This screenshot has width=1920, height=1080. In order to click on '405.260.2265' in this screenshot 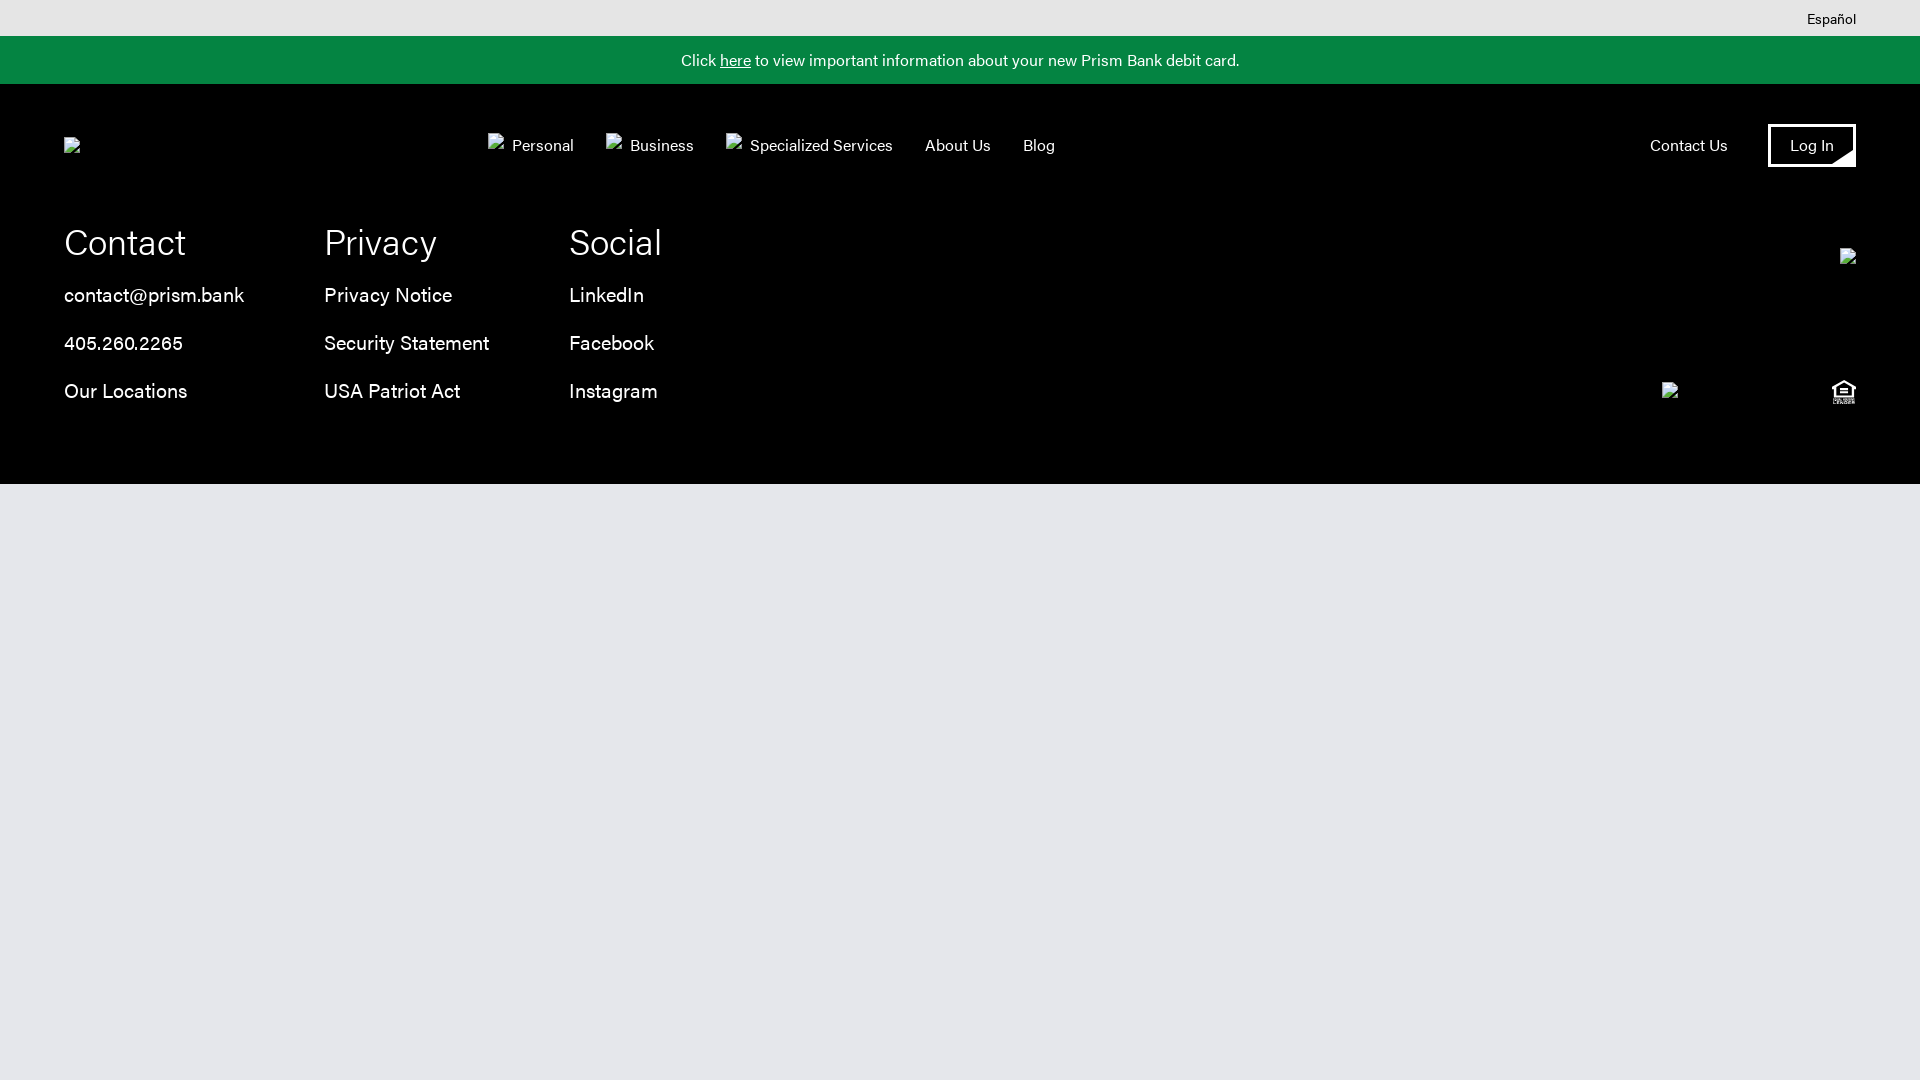, I will do `click(122, 340)`.